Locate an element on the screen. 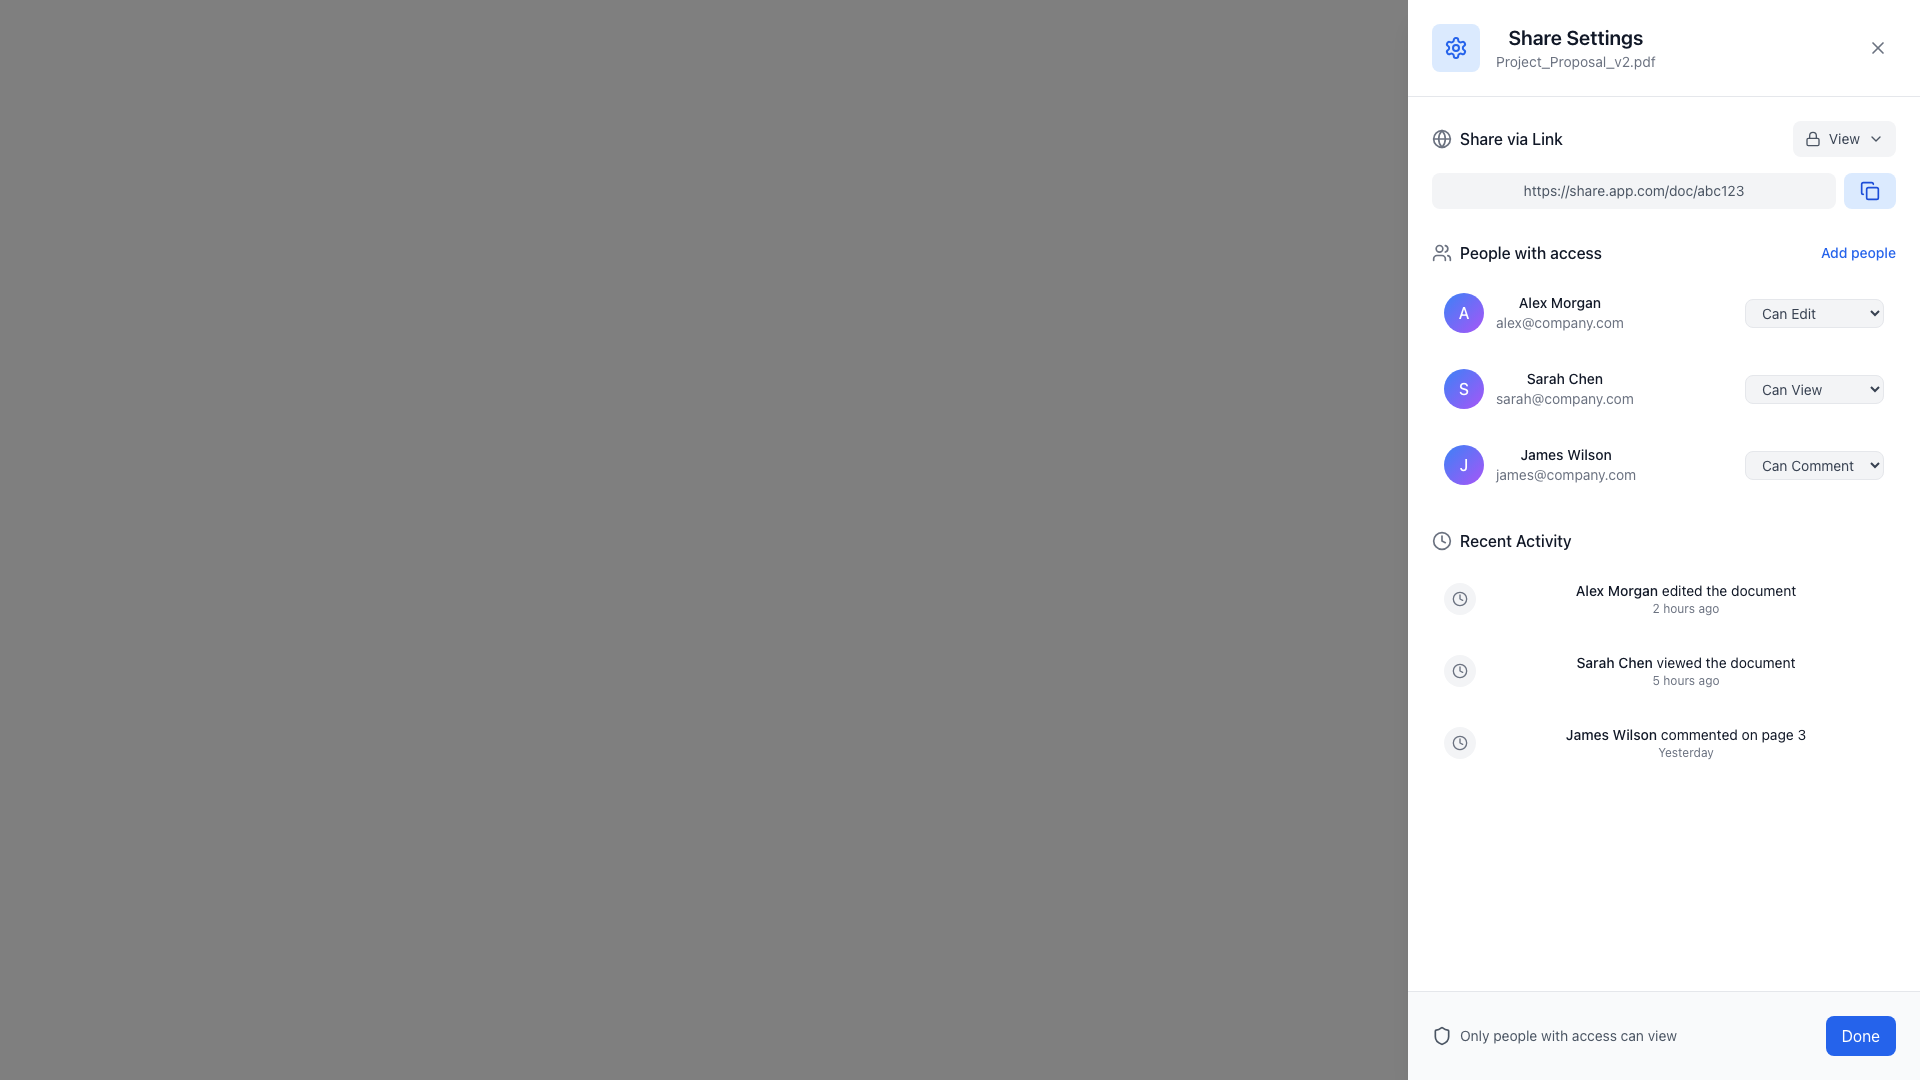 The image size is (1920, 1080). an option from the dropdown menu labeled 'Can View' located to the right of 'Sarah Chen' in the 'People with access' list is located at coordinates (1814, 389).